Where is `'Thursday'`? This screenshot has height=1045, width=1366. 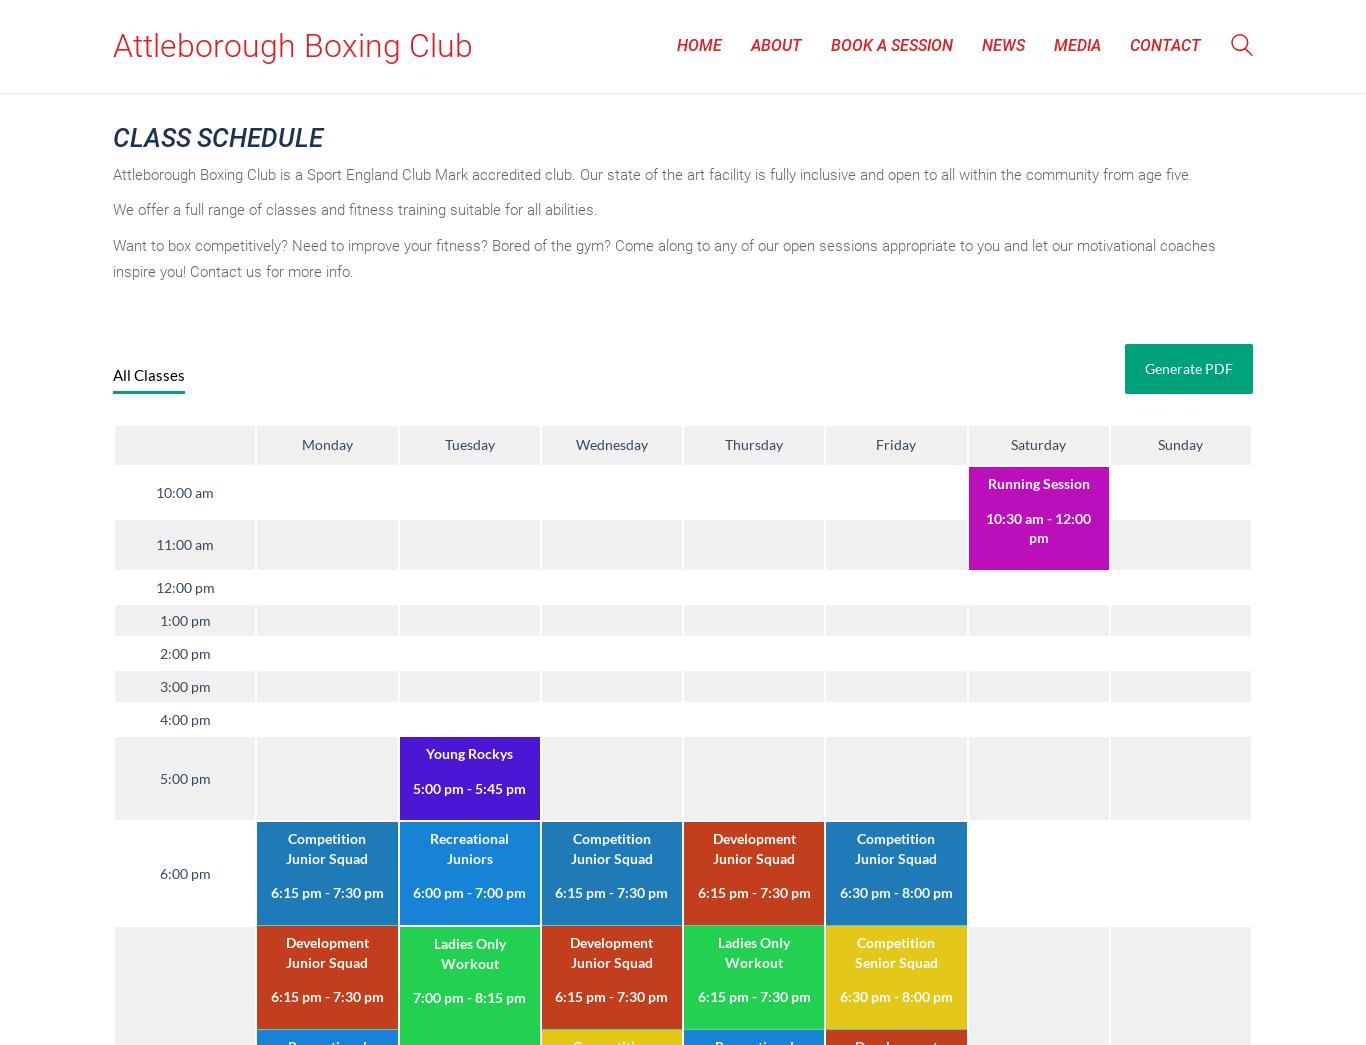
'Thursday' is located at coordinates (754, 444).